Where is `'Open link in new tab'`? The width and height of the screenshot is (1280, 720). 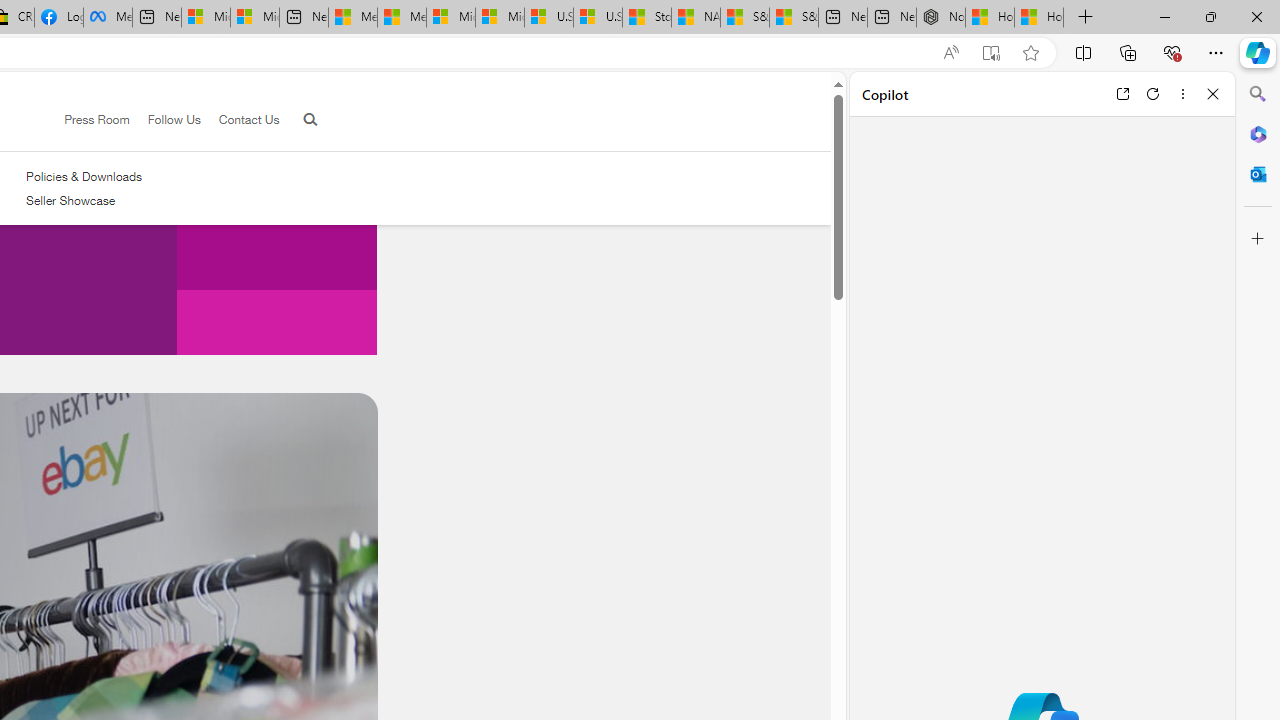
'Open link in new tab' is located at coordinates (1122, 93).